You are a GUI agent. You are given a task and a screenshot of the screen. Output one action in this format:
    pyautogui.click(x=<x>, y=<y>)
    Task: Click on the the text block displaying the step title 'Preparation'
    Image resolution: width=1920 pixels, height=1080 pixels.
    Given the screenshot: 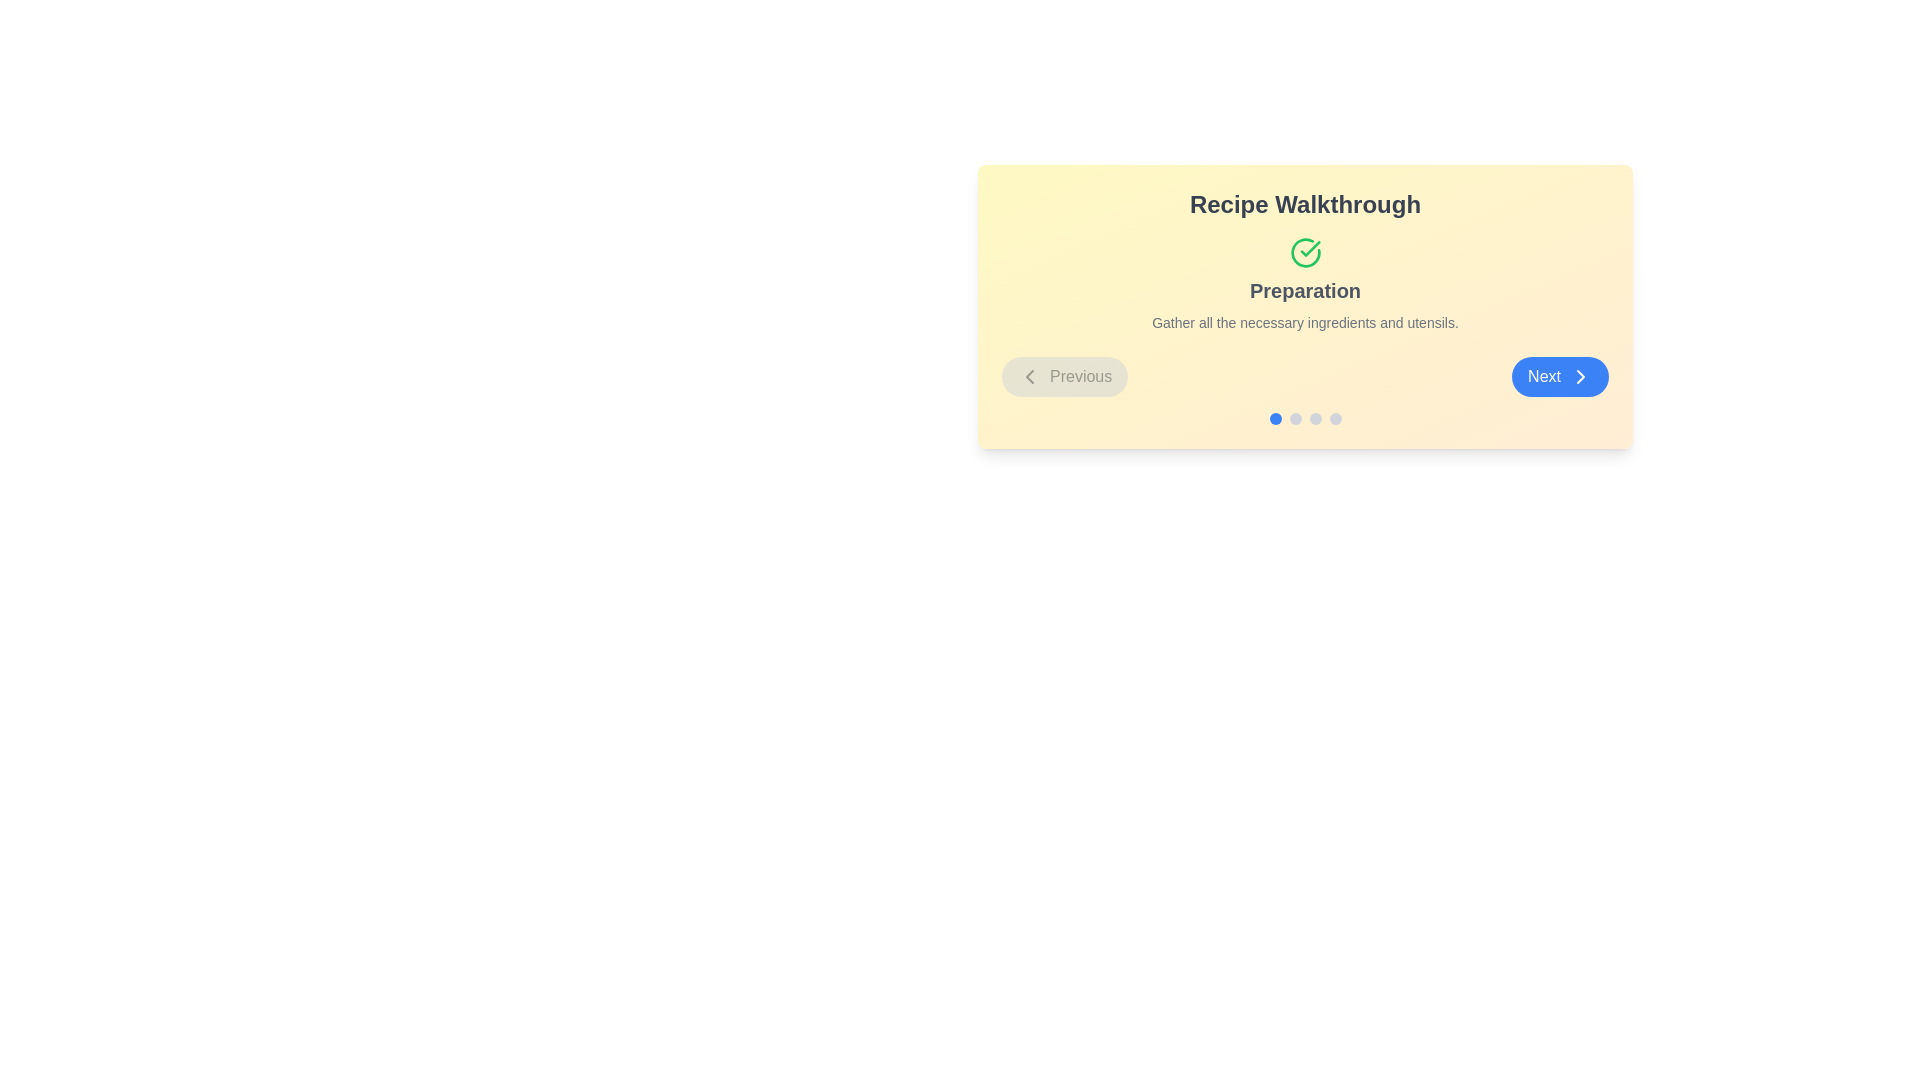 What is the action you would take?
    pyautogui.click(x=1305, y=285)
    